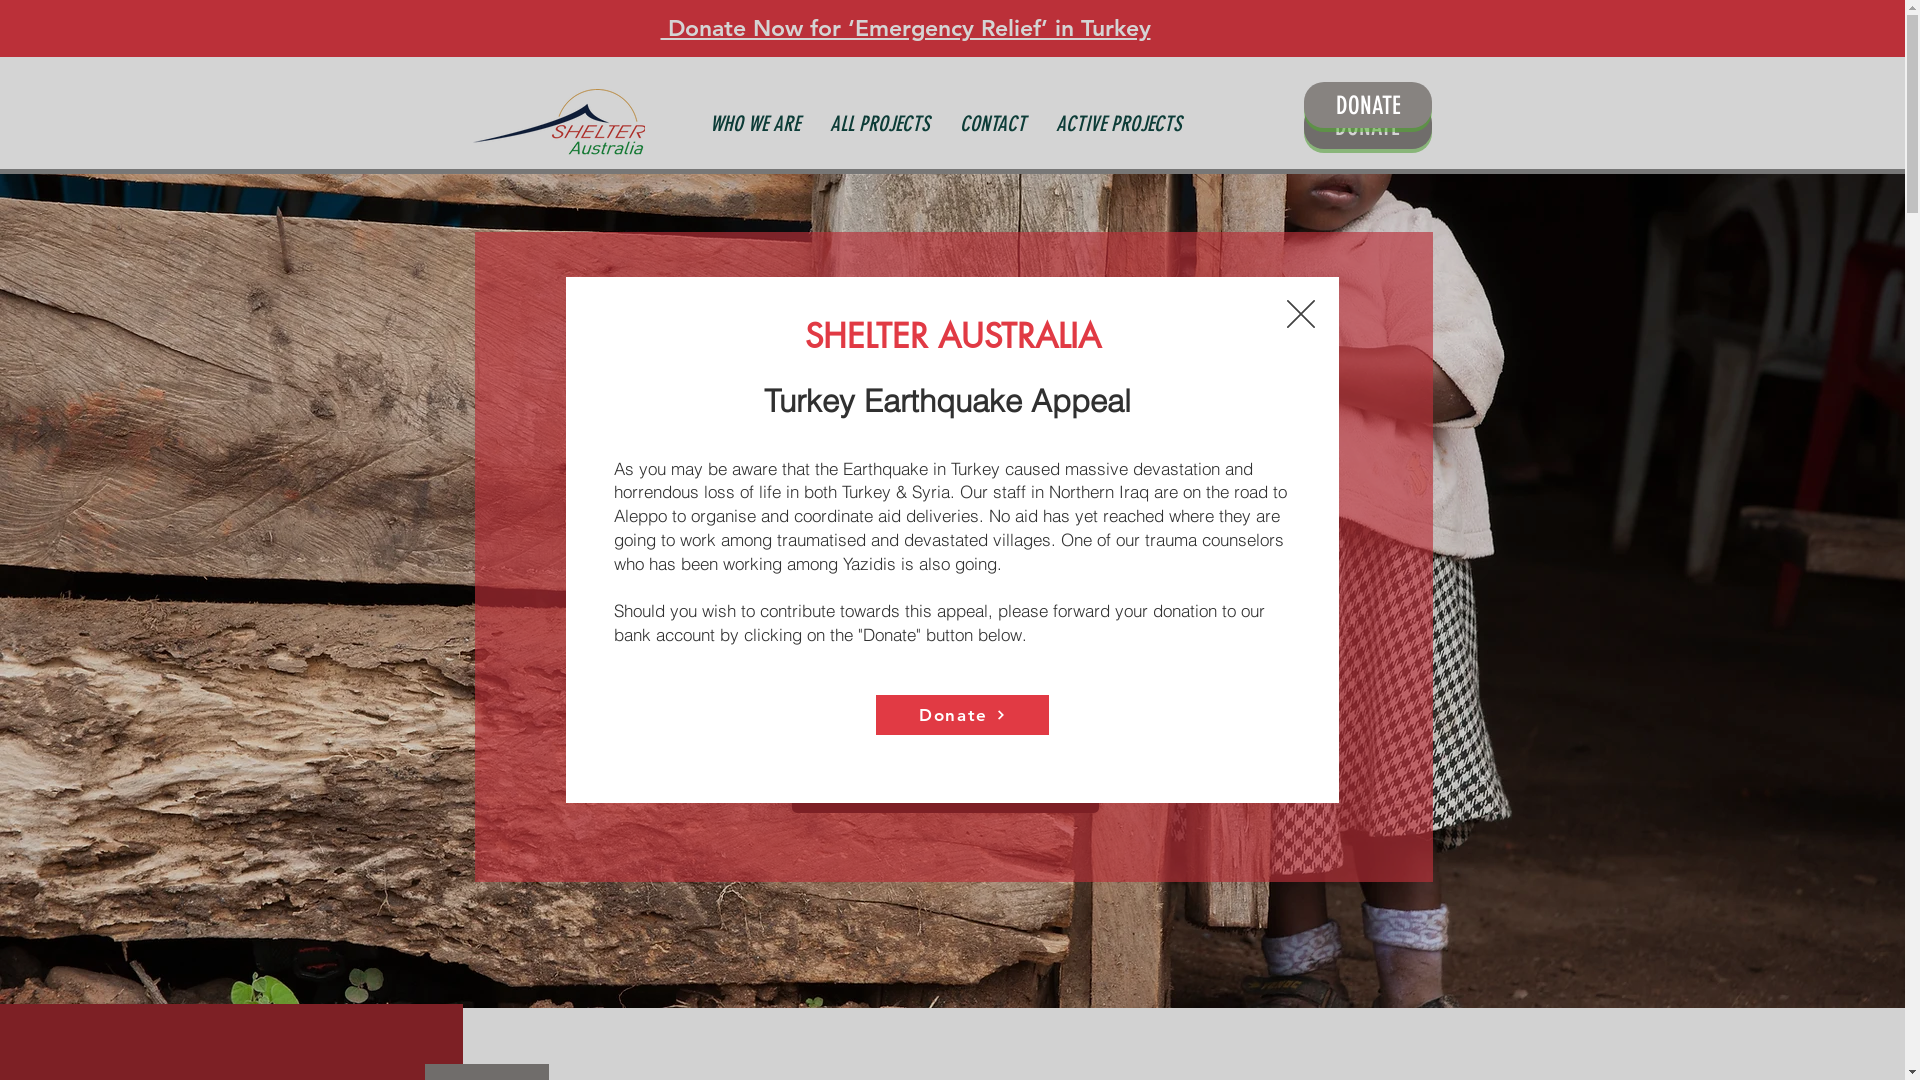 This screenshot has width=1920, height=1080. I want to click on 'DONATE', so click(1367, 104).